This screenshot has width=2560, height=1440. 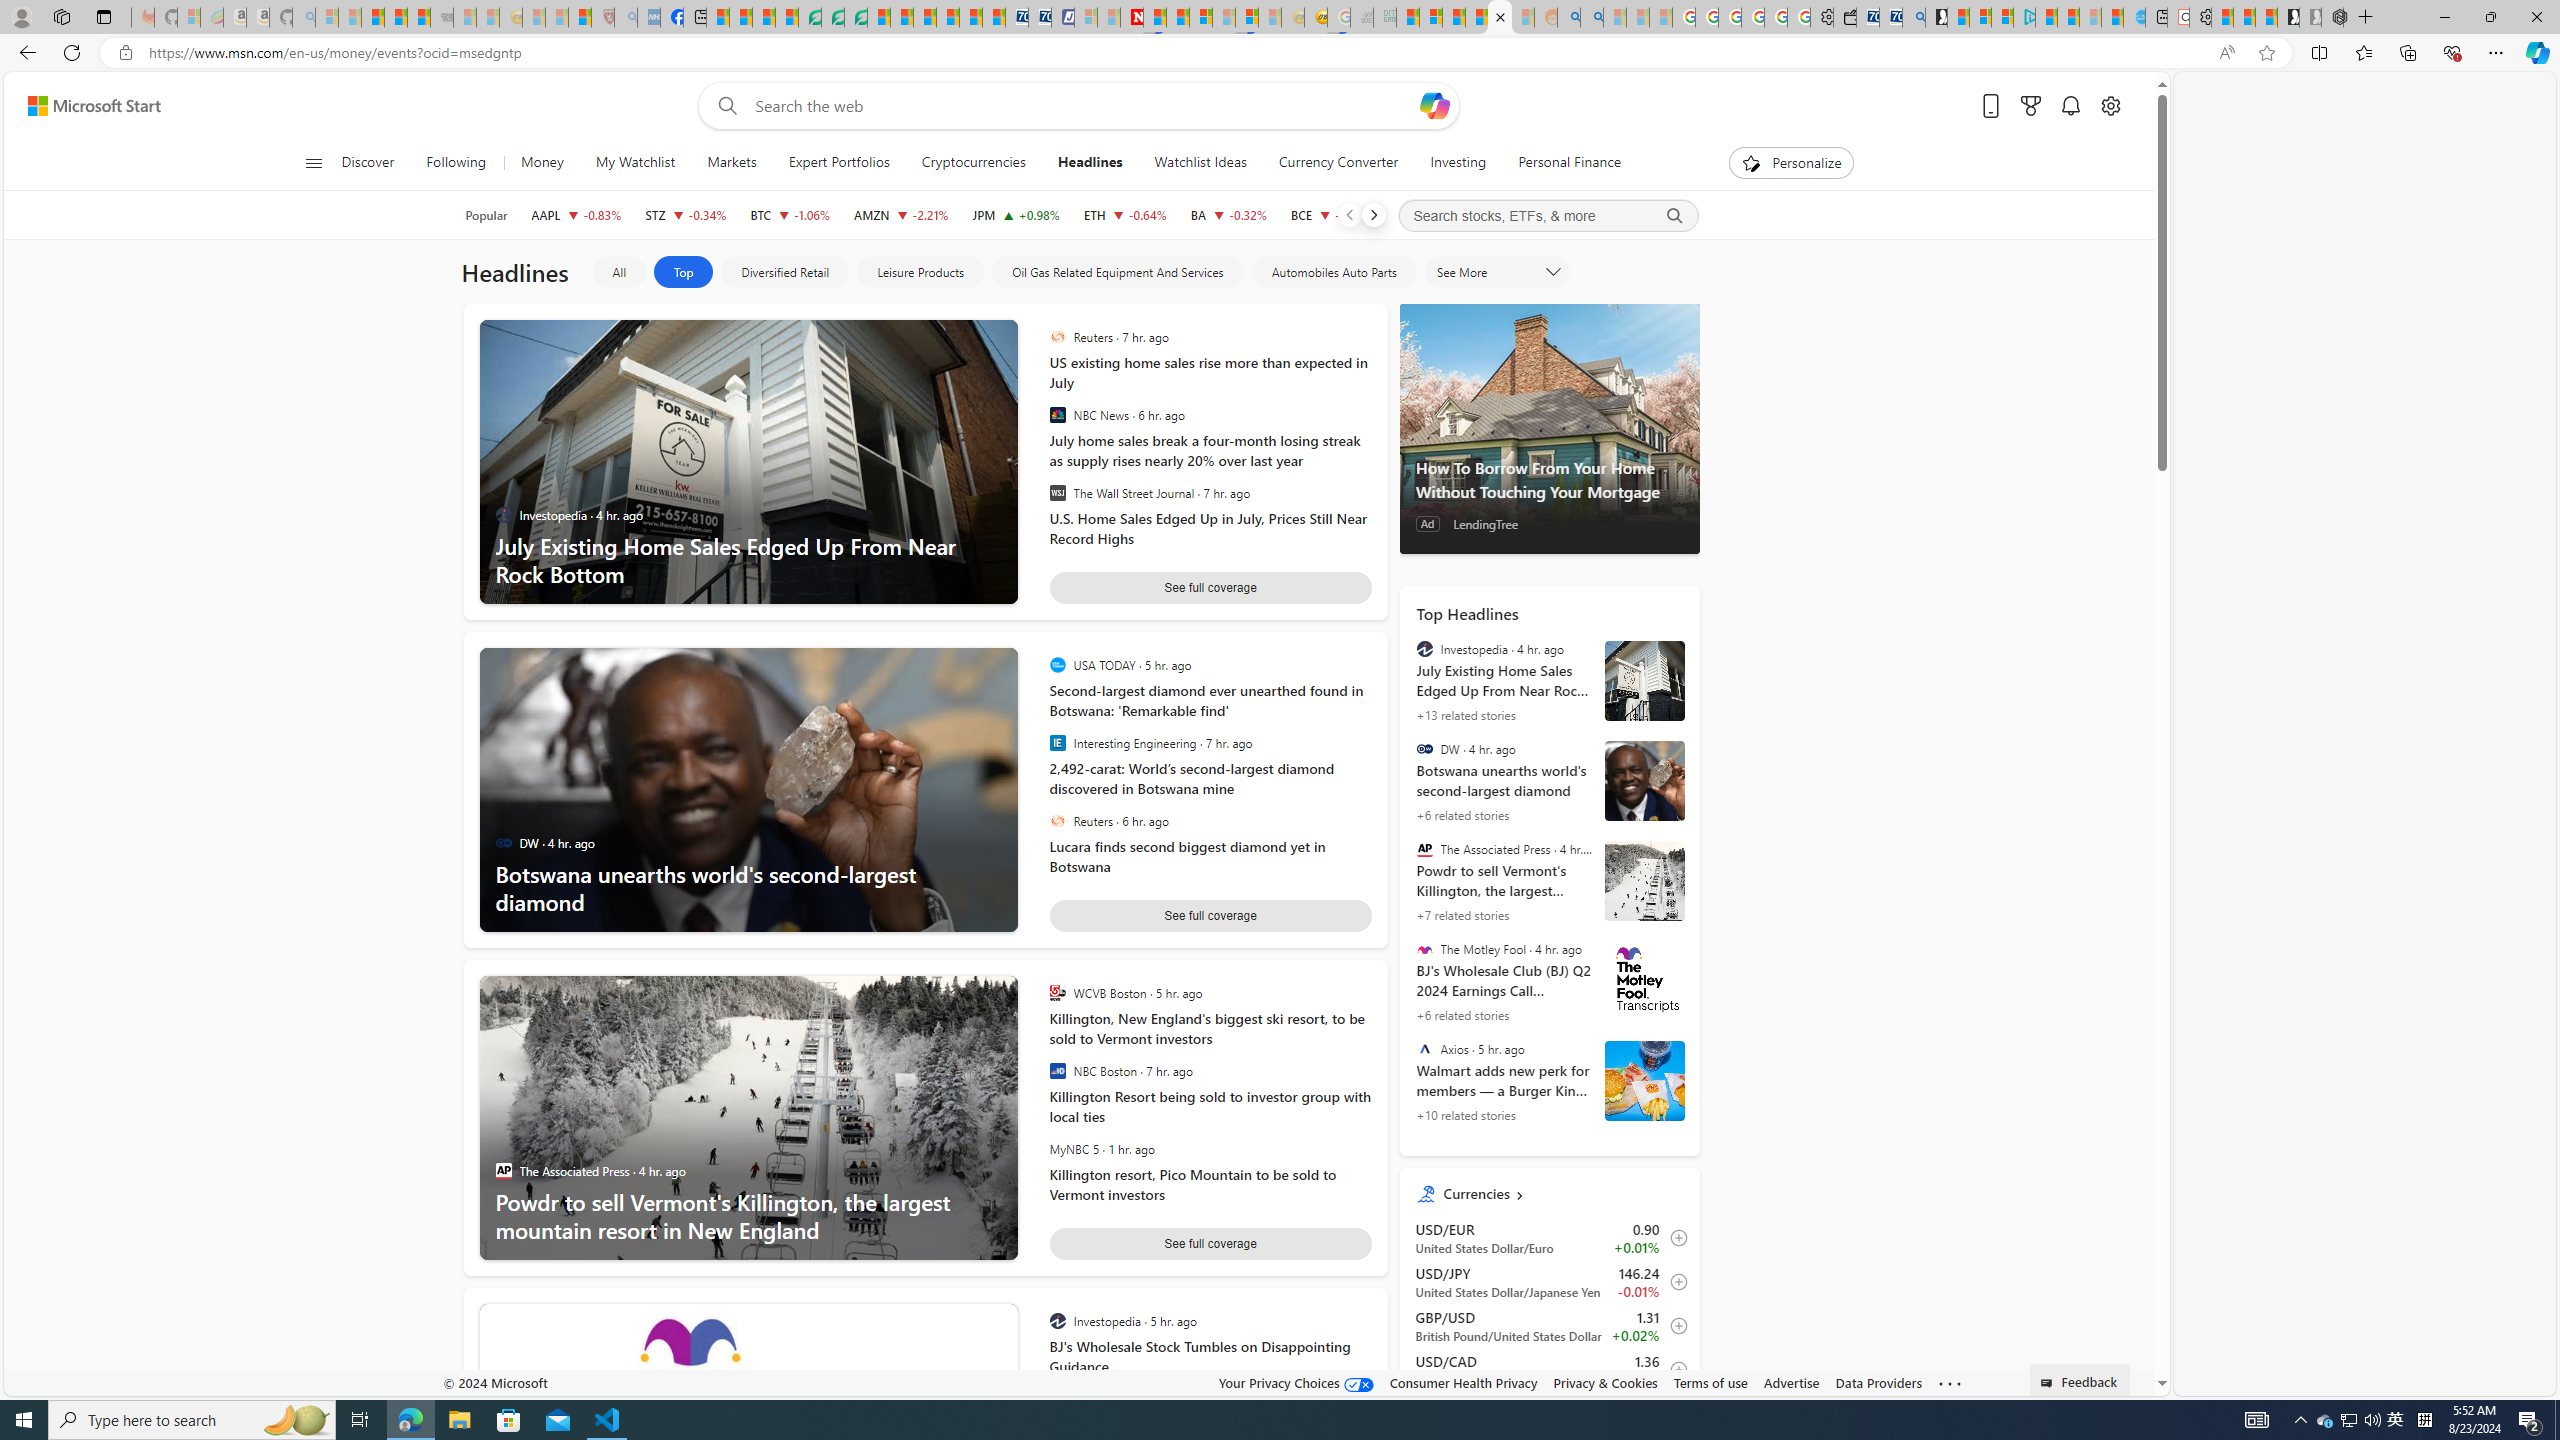 I want to click on 'Discover', so click(x=366, y=162).